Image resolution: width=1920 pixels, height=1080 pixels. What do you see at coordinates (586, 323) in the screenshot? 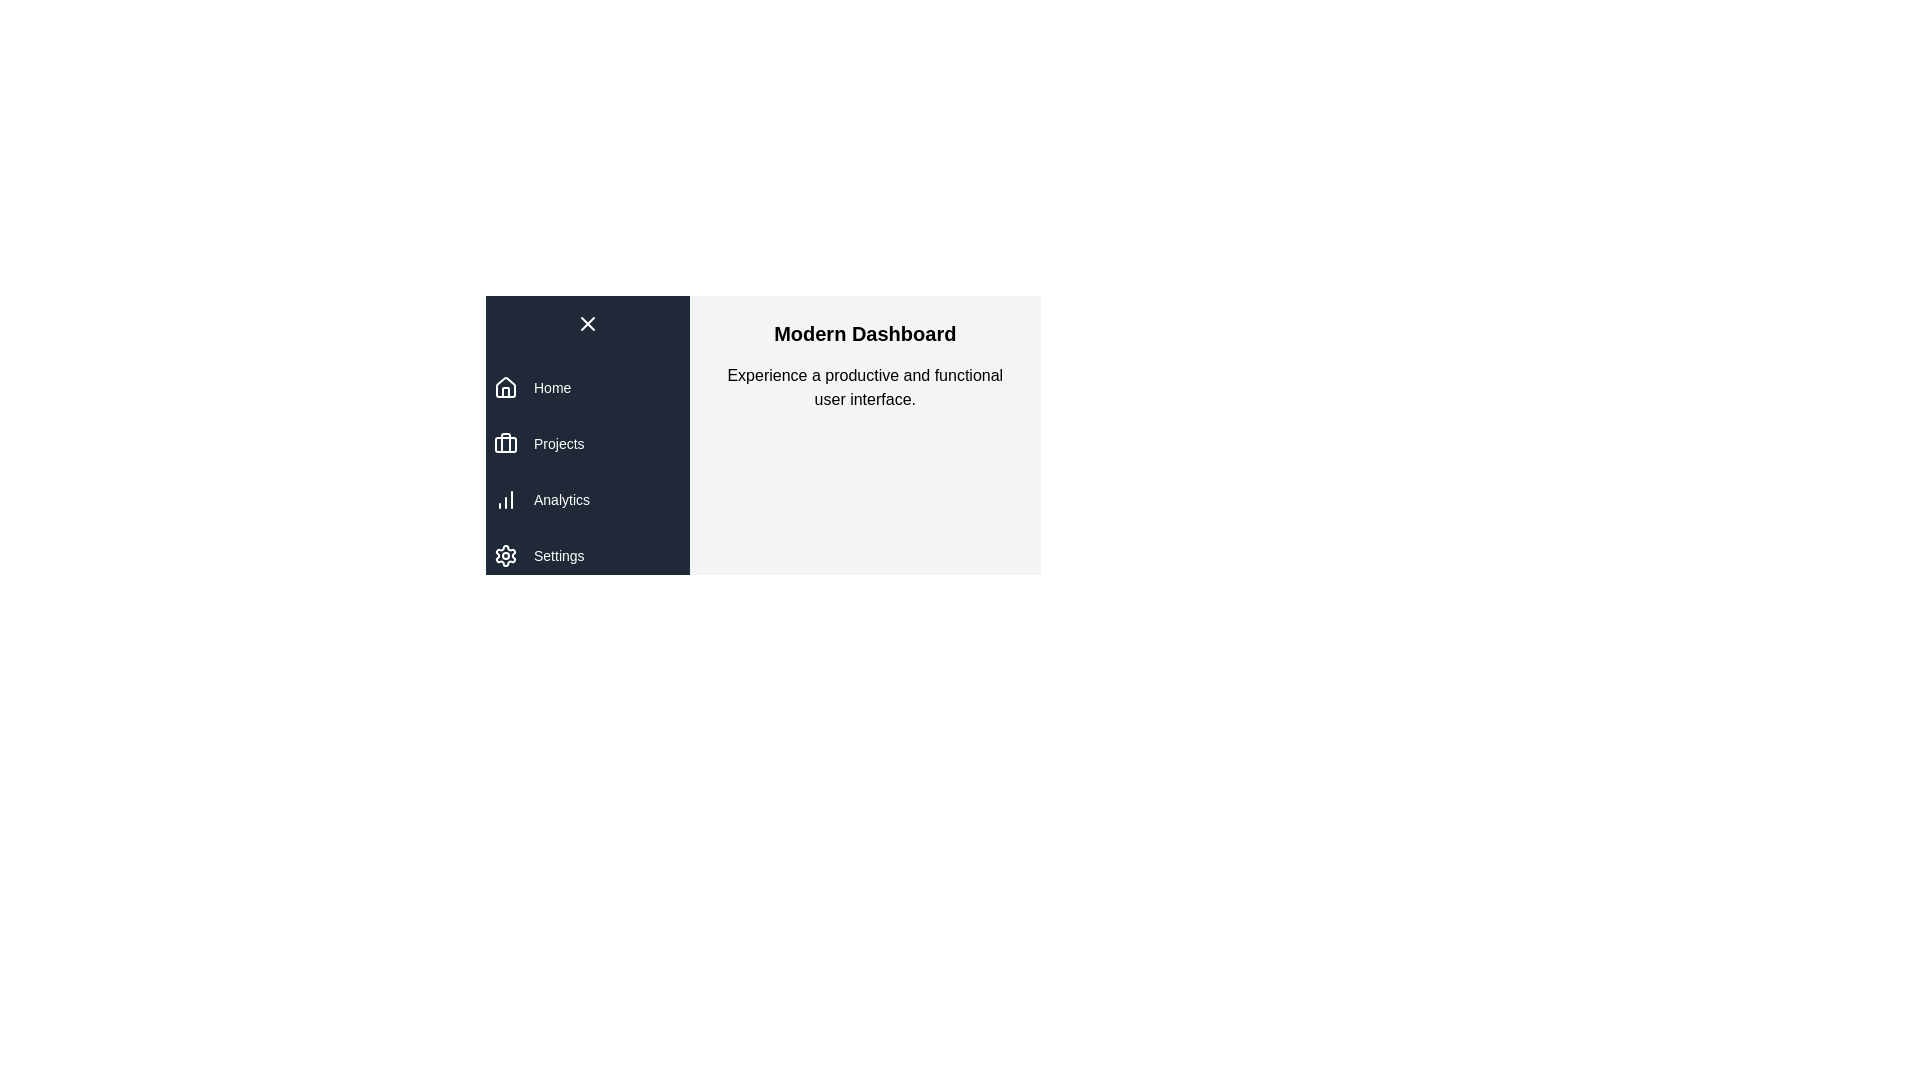
I see `the button with the X or Menu icon to toggle the drawer state` at bounding box center [586, 323].